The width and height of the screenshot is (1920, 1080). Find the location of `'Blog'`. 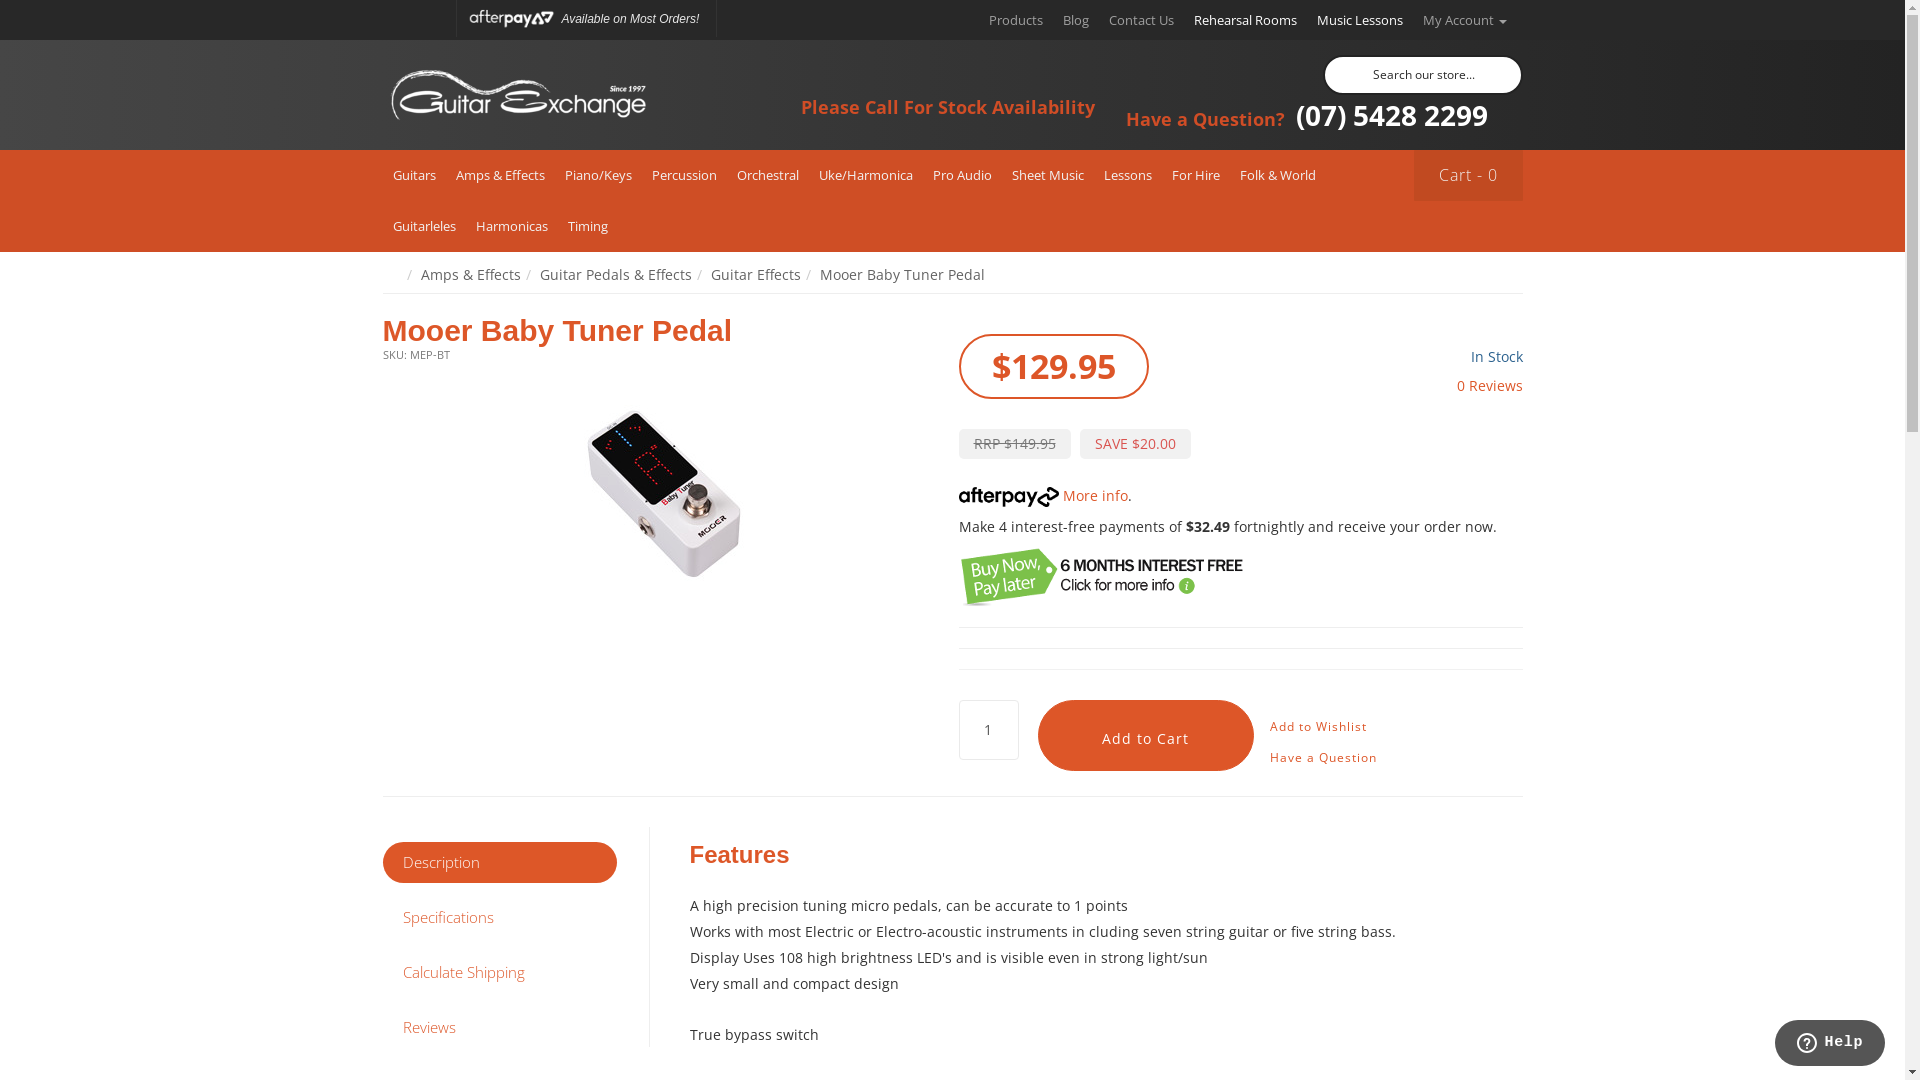

'Blog' is located at coordinates (1074, 19).